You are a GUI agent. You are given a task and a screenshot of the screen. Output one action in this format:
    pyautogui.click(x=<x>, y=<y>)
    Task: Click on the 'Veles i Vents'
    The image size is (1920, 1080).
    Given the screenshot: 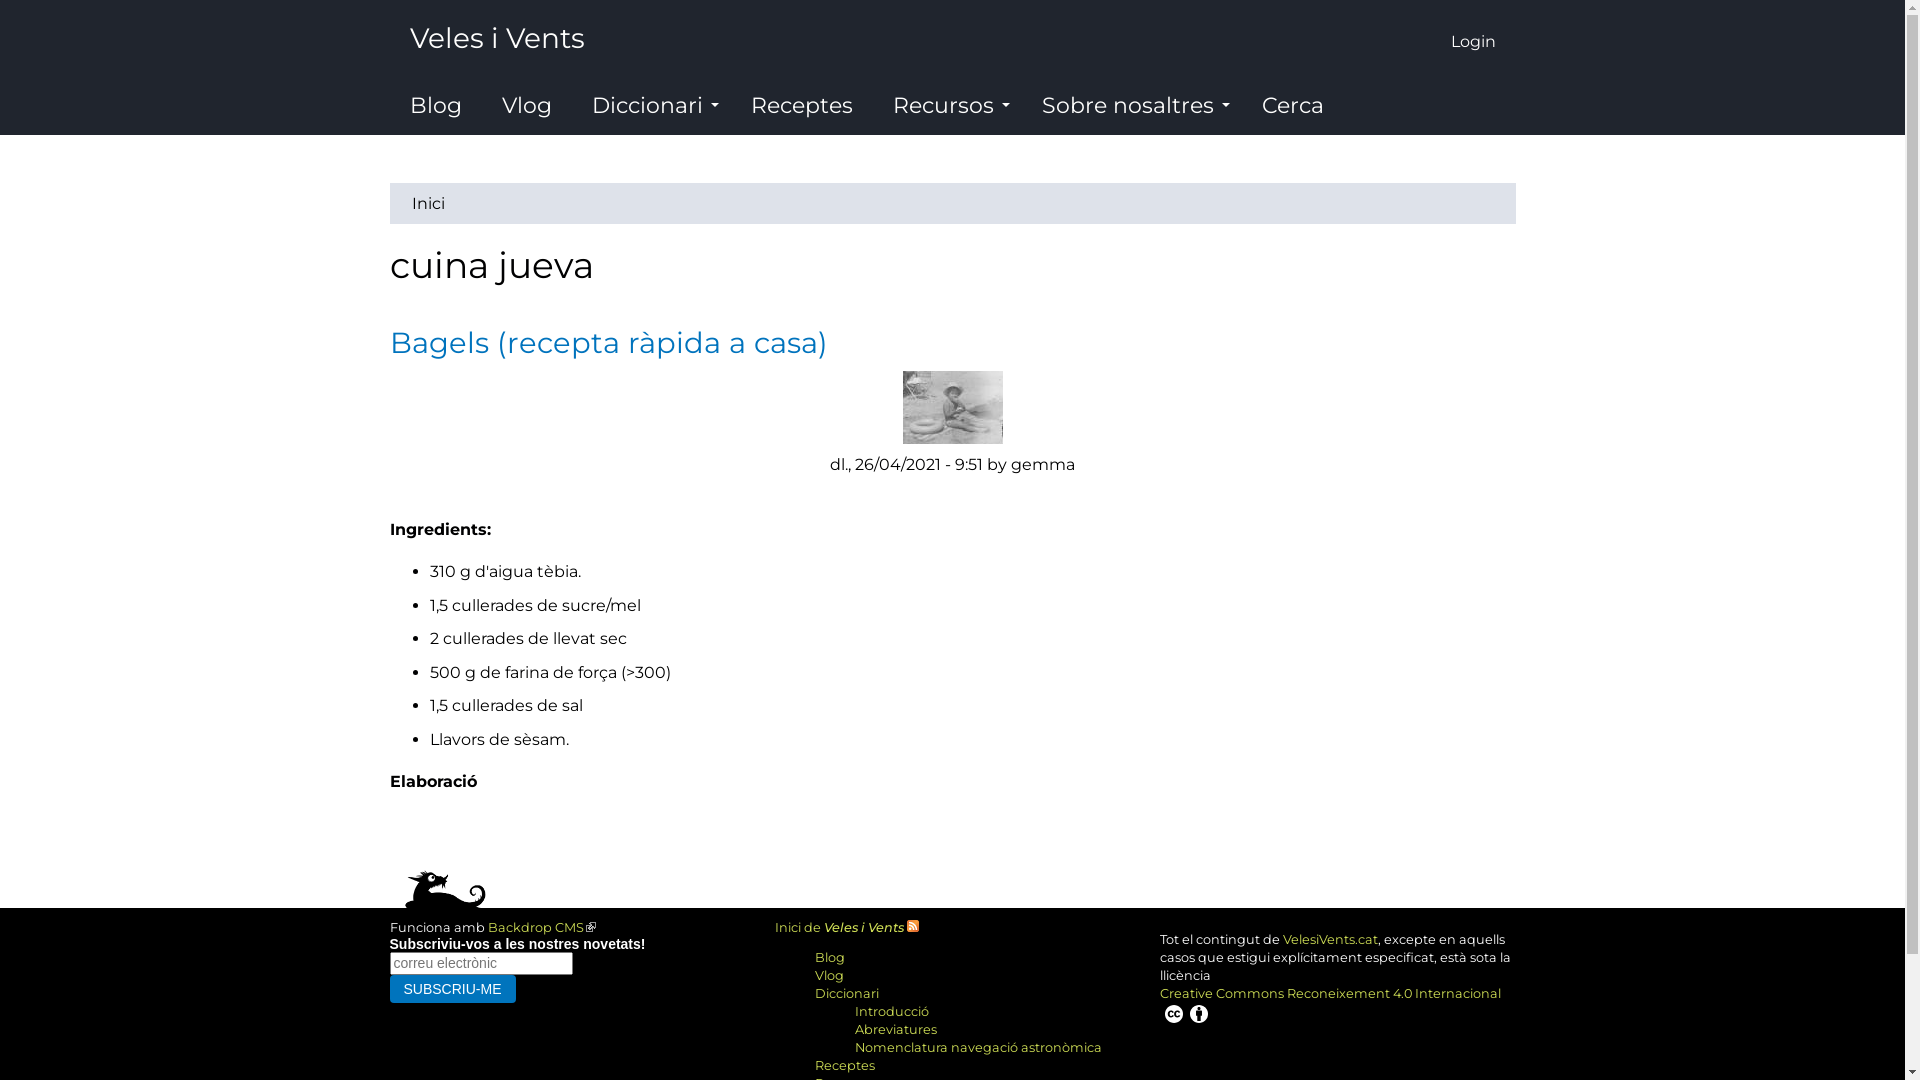 What is the action you would take?
    pyautogui.click(x=389, y=34)
    